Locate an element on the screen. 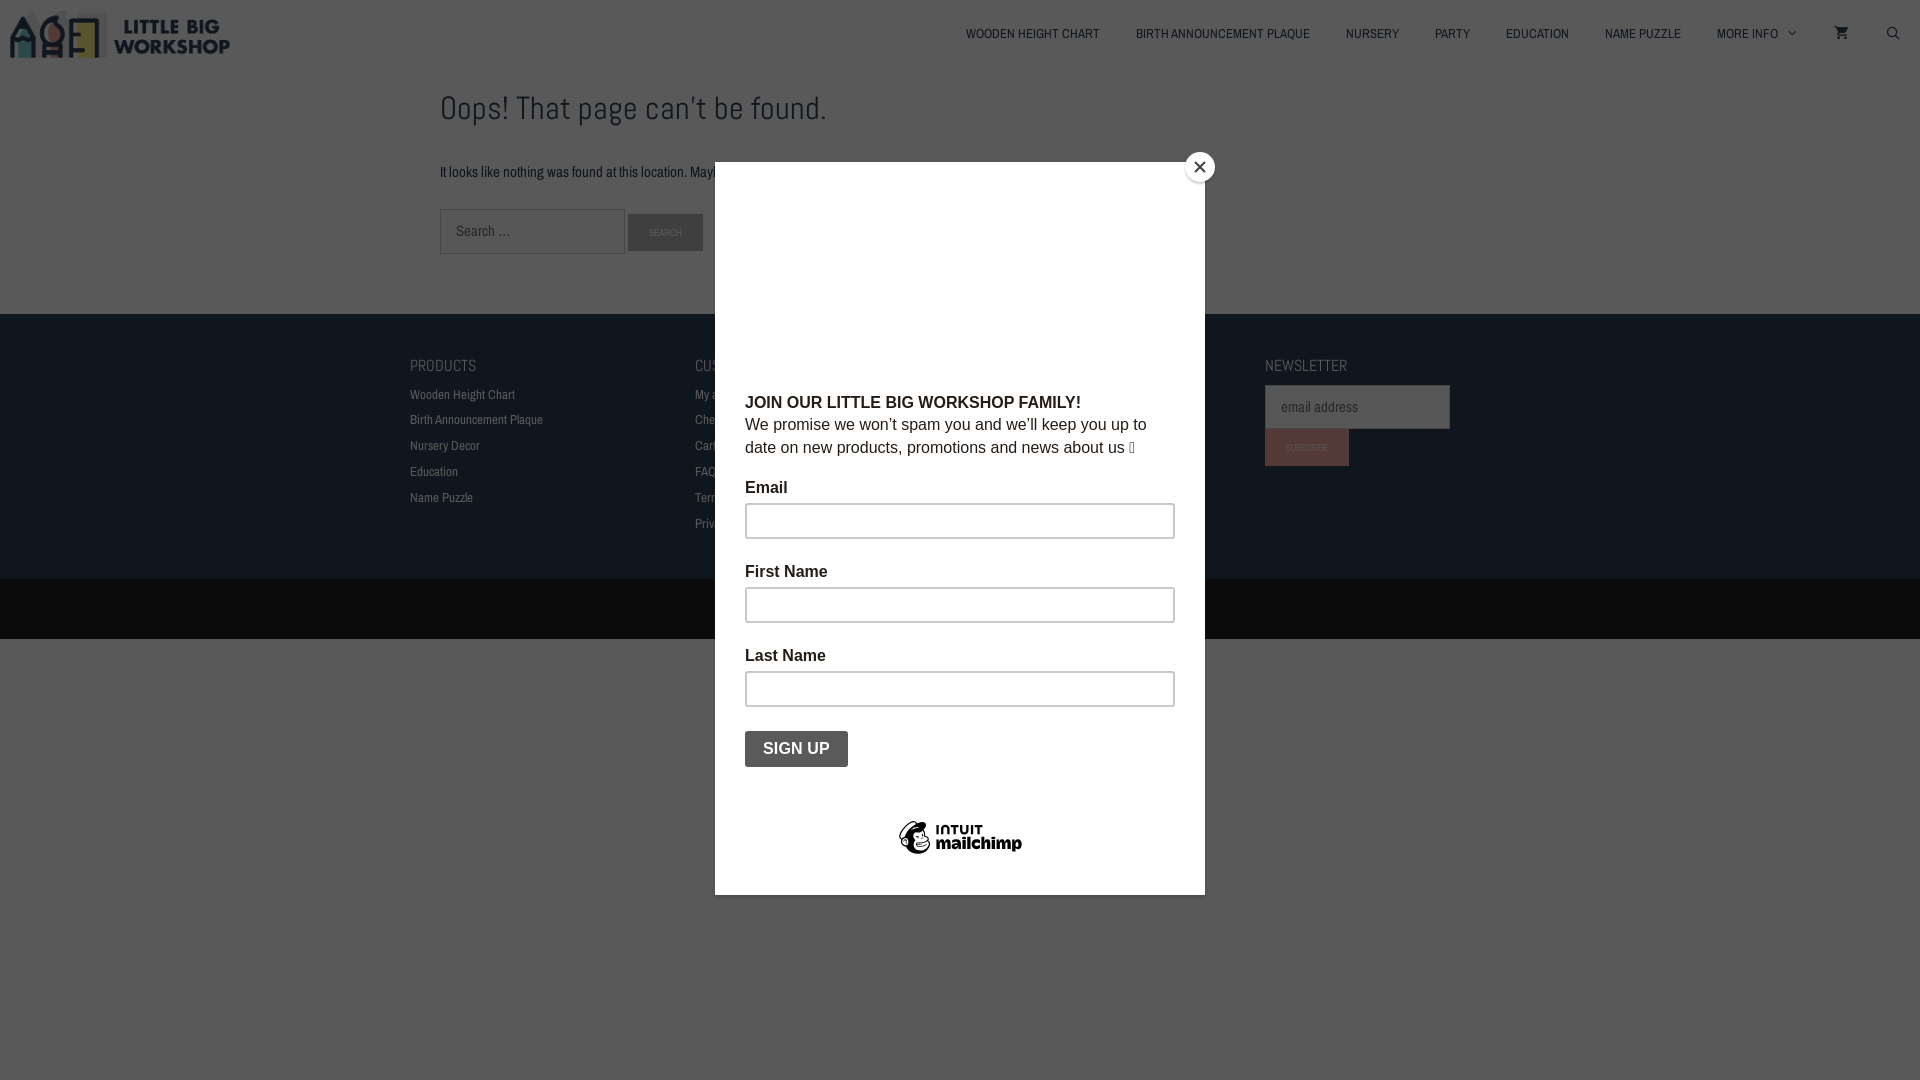  'EDUCATION' is located at coordinates (1536, 34).